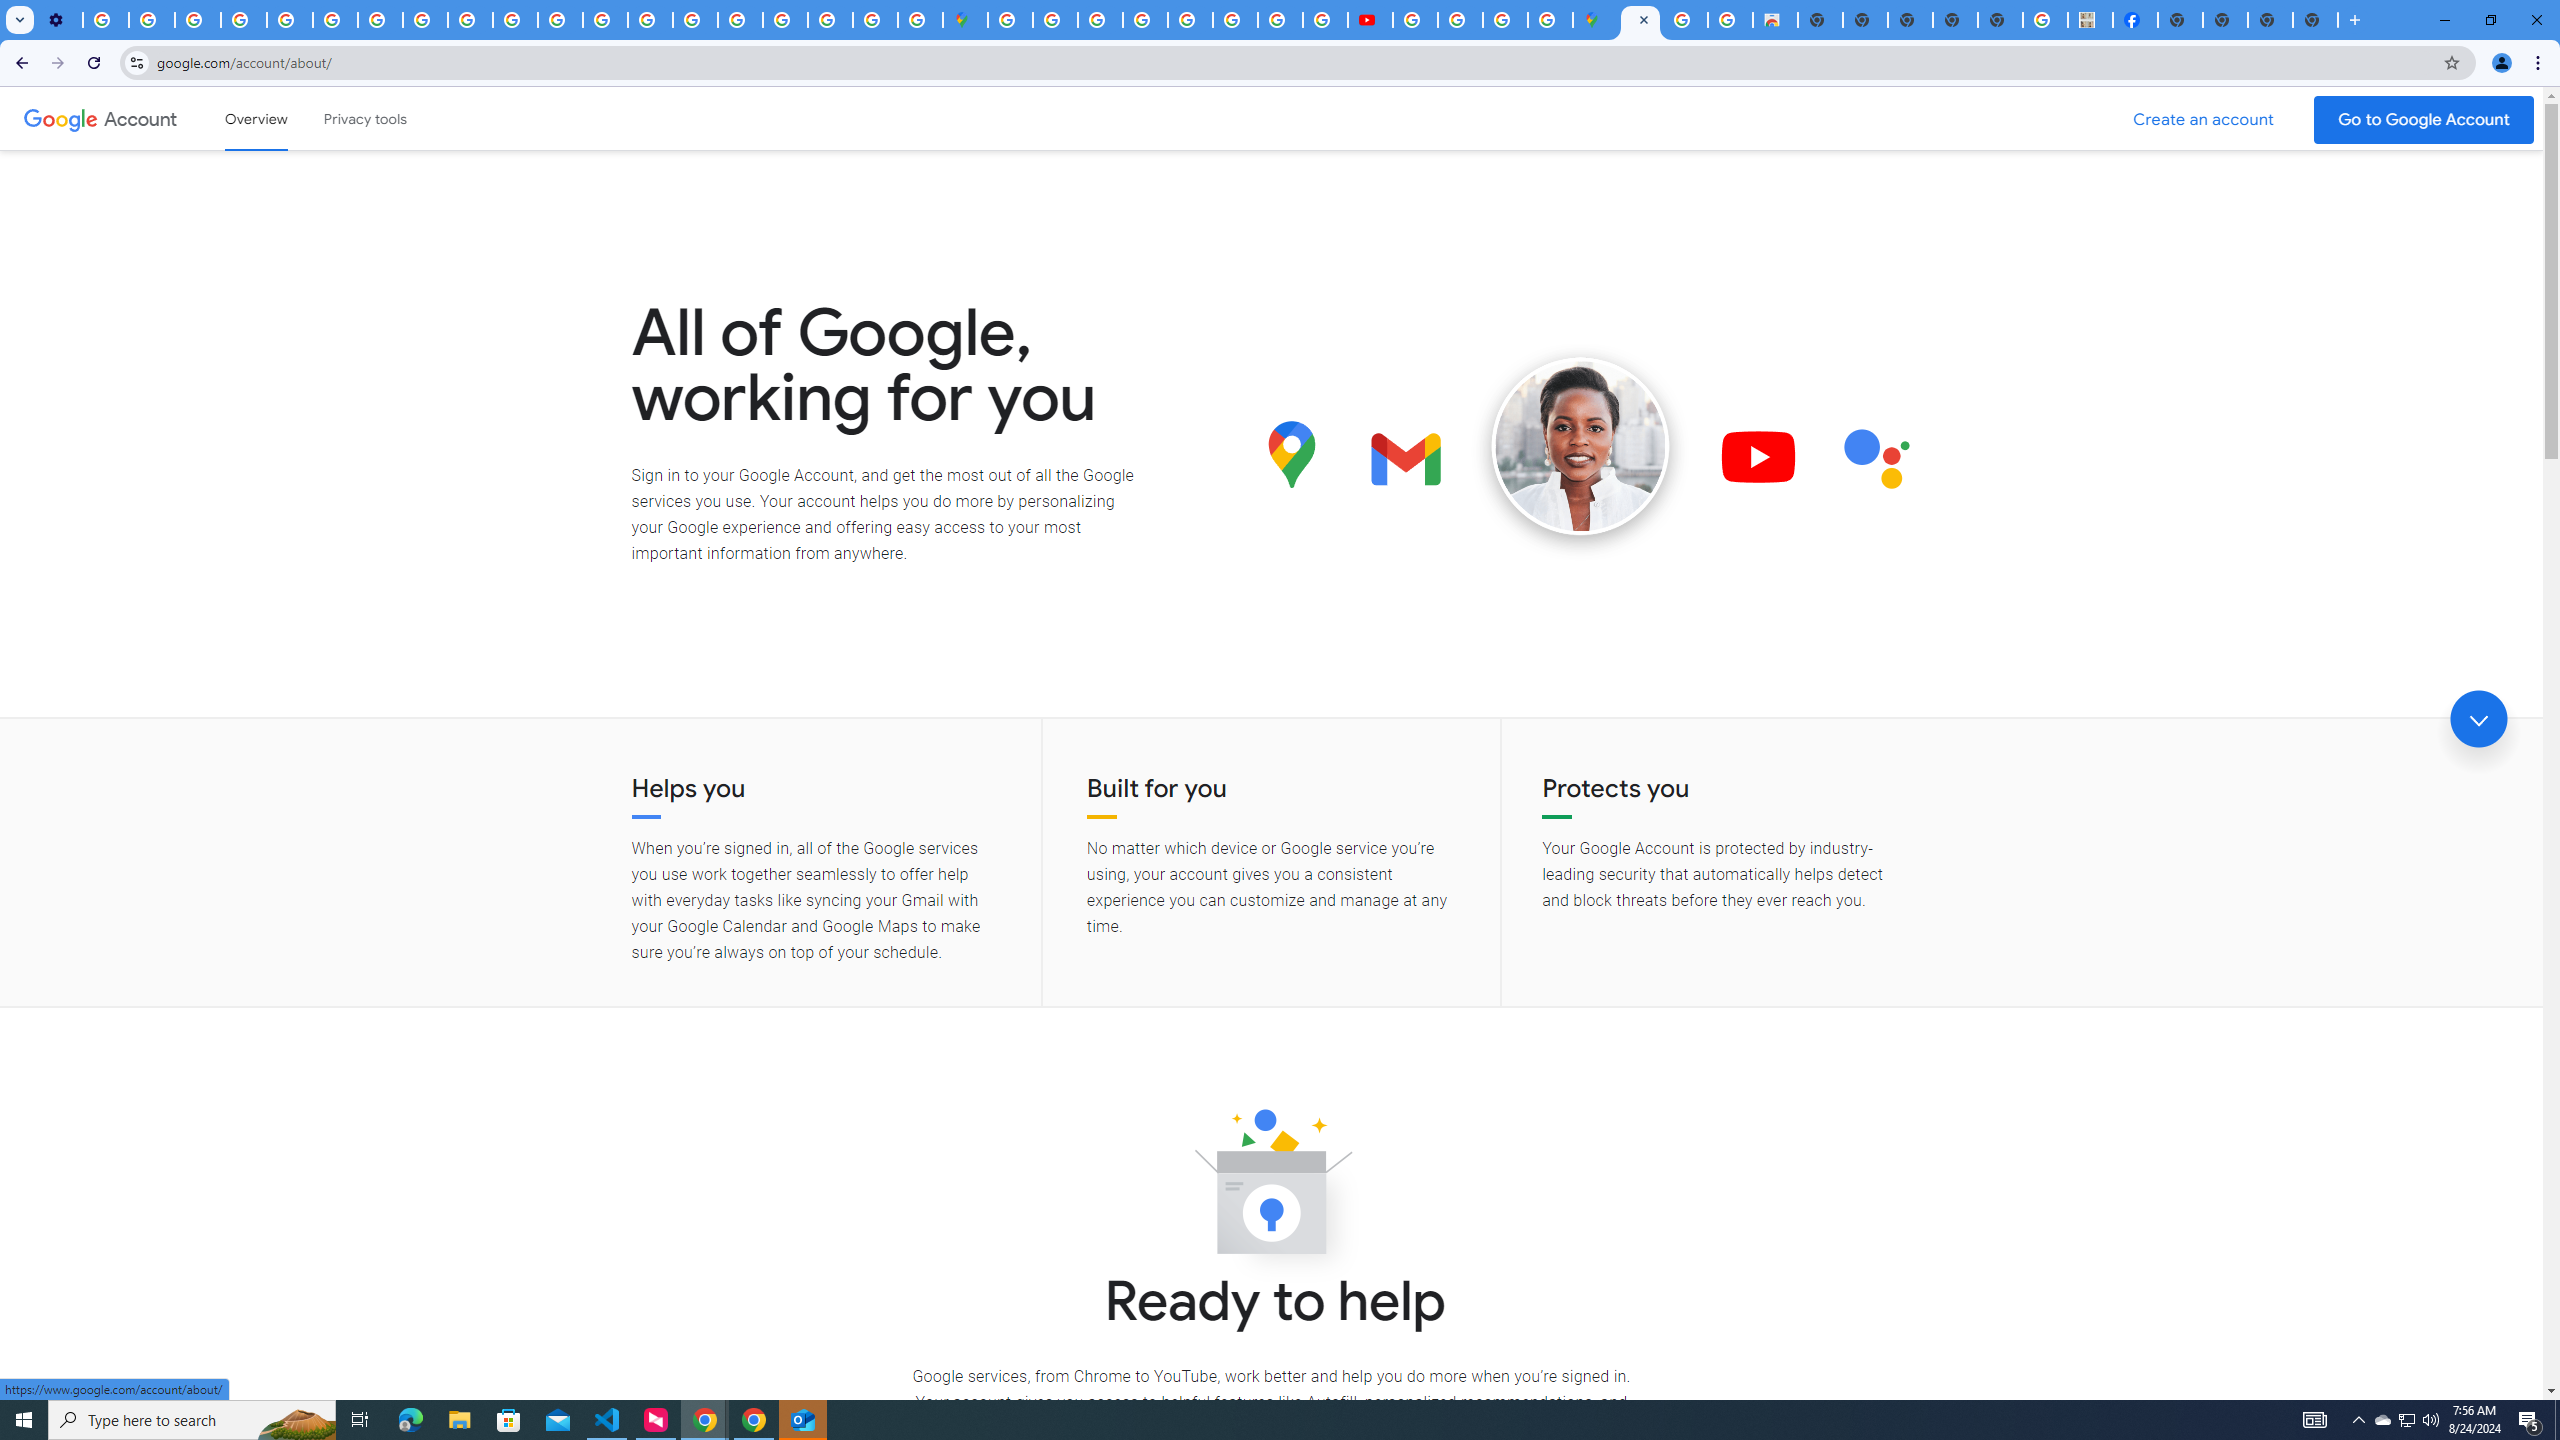  Describe the element at coordinates (1369, 19) in the screenshot. I see `'Subscriptions - YouTube'` at that location.